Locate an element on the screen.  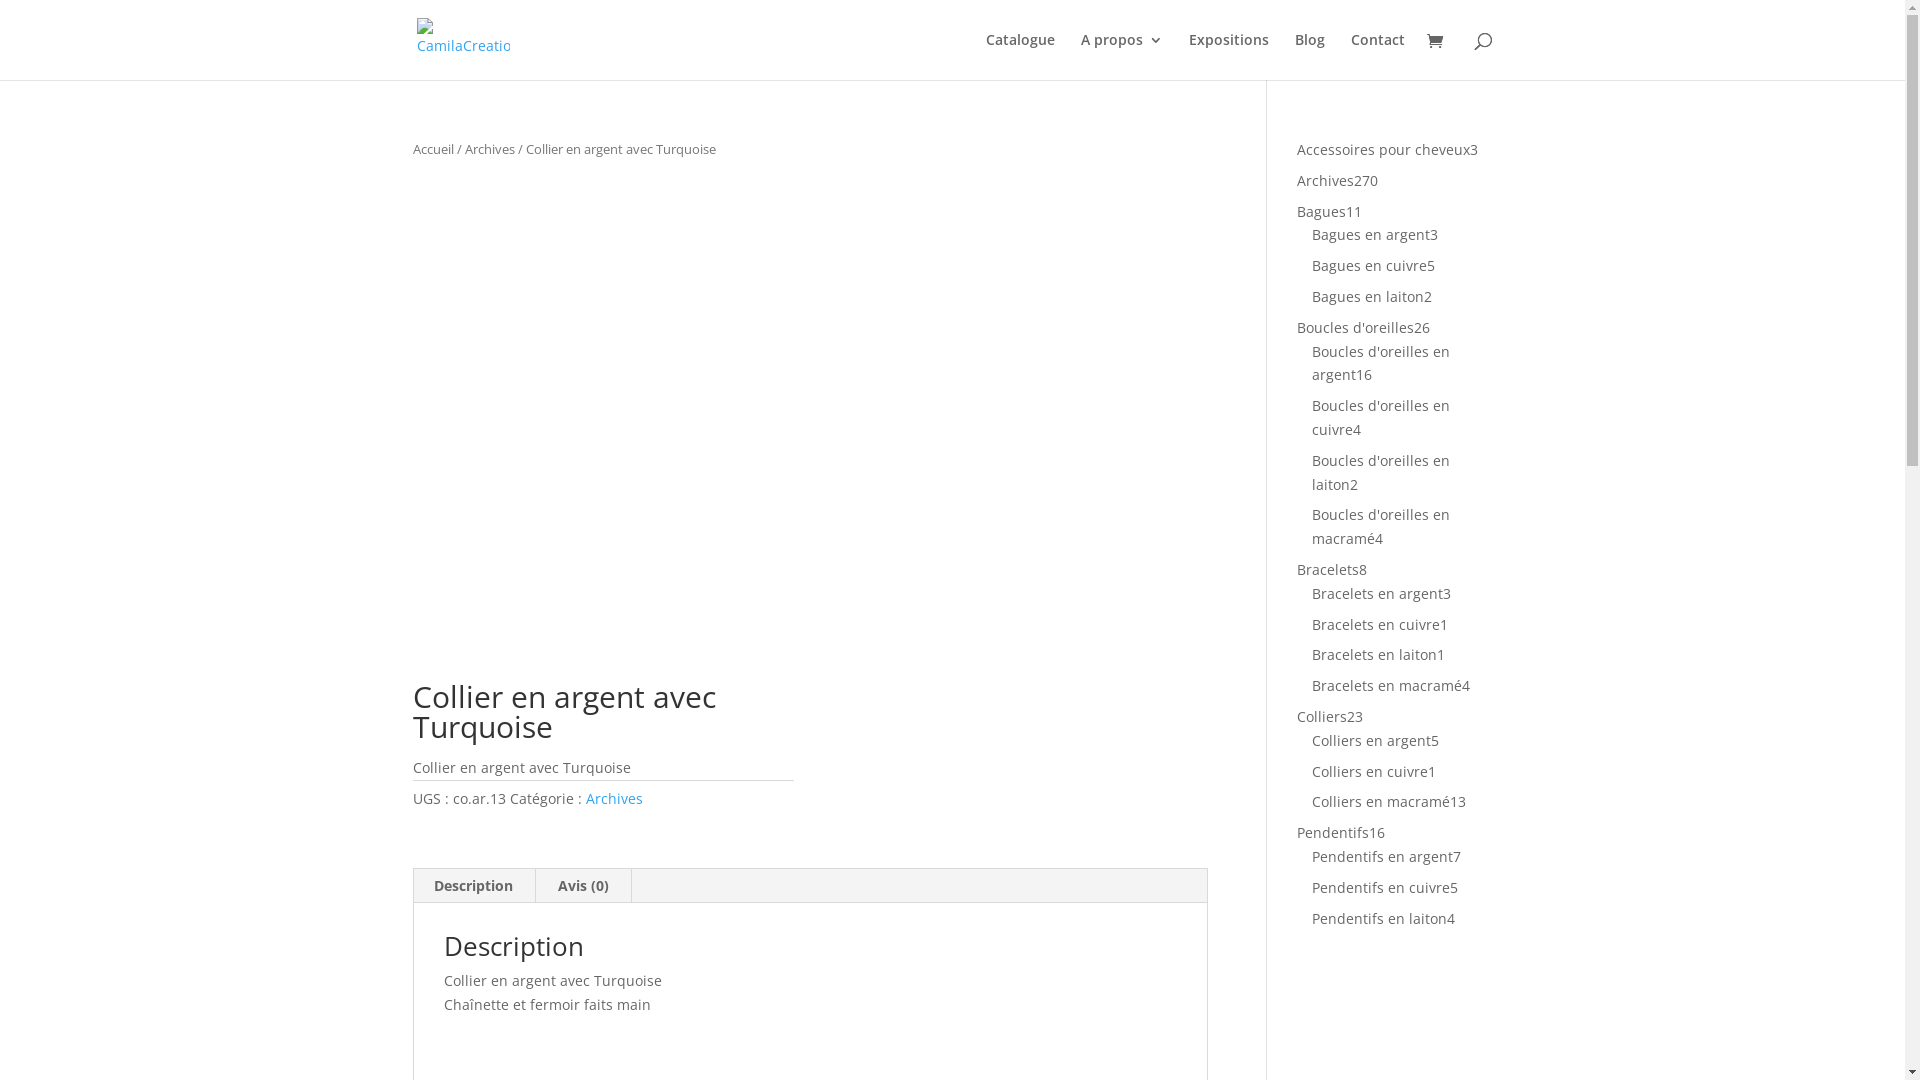
'Bracelets en laiton' is located at coordinates (1373, 654).